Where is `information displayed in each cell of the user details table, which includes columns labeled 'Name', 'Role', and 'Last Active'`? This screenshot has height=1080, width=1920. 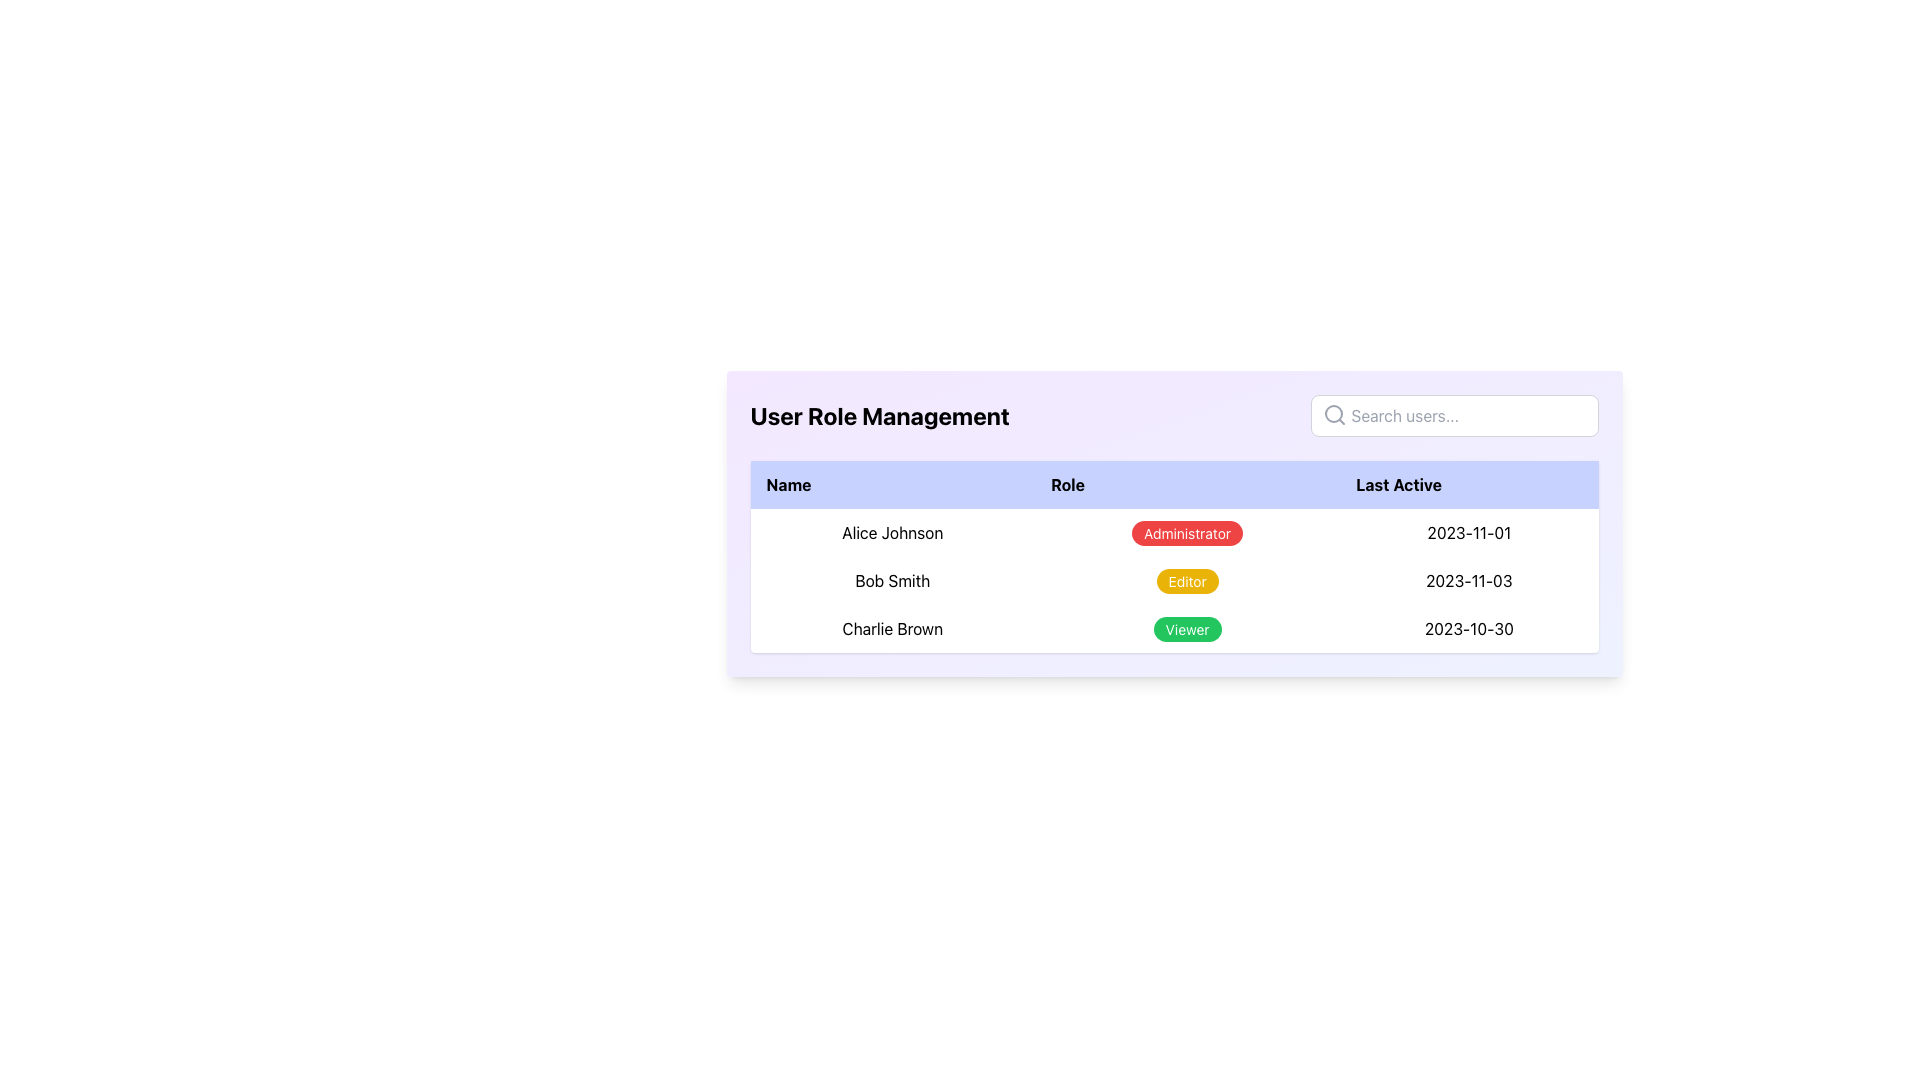 information displayed in each cell of the user details table, which includes columns labeled 'Name', 'Role', and 'Last Active' is located at coordinates (1174, 556).